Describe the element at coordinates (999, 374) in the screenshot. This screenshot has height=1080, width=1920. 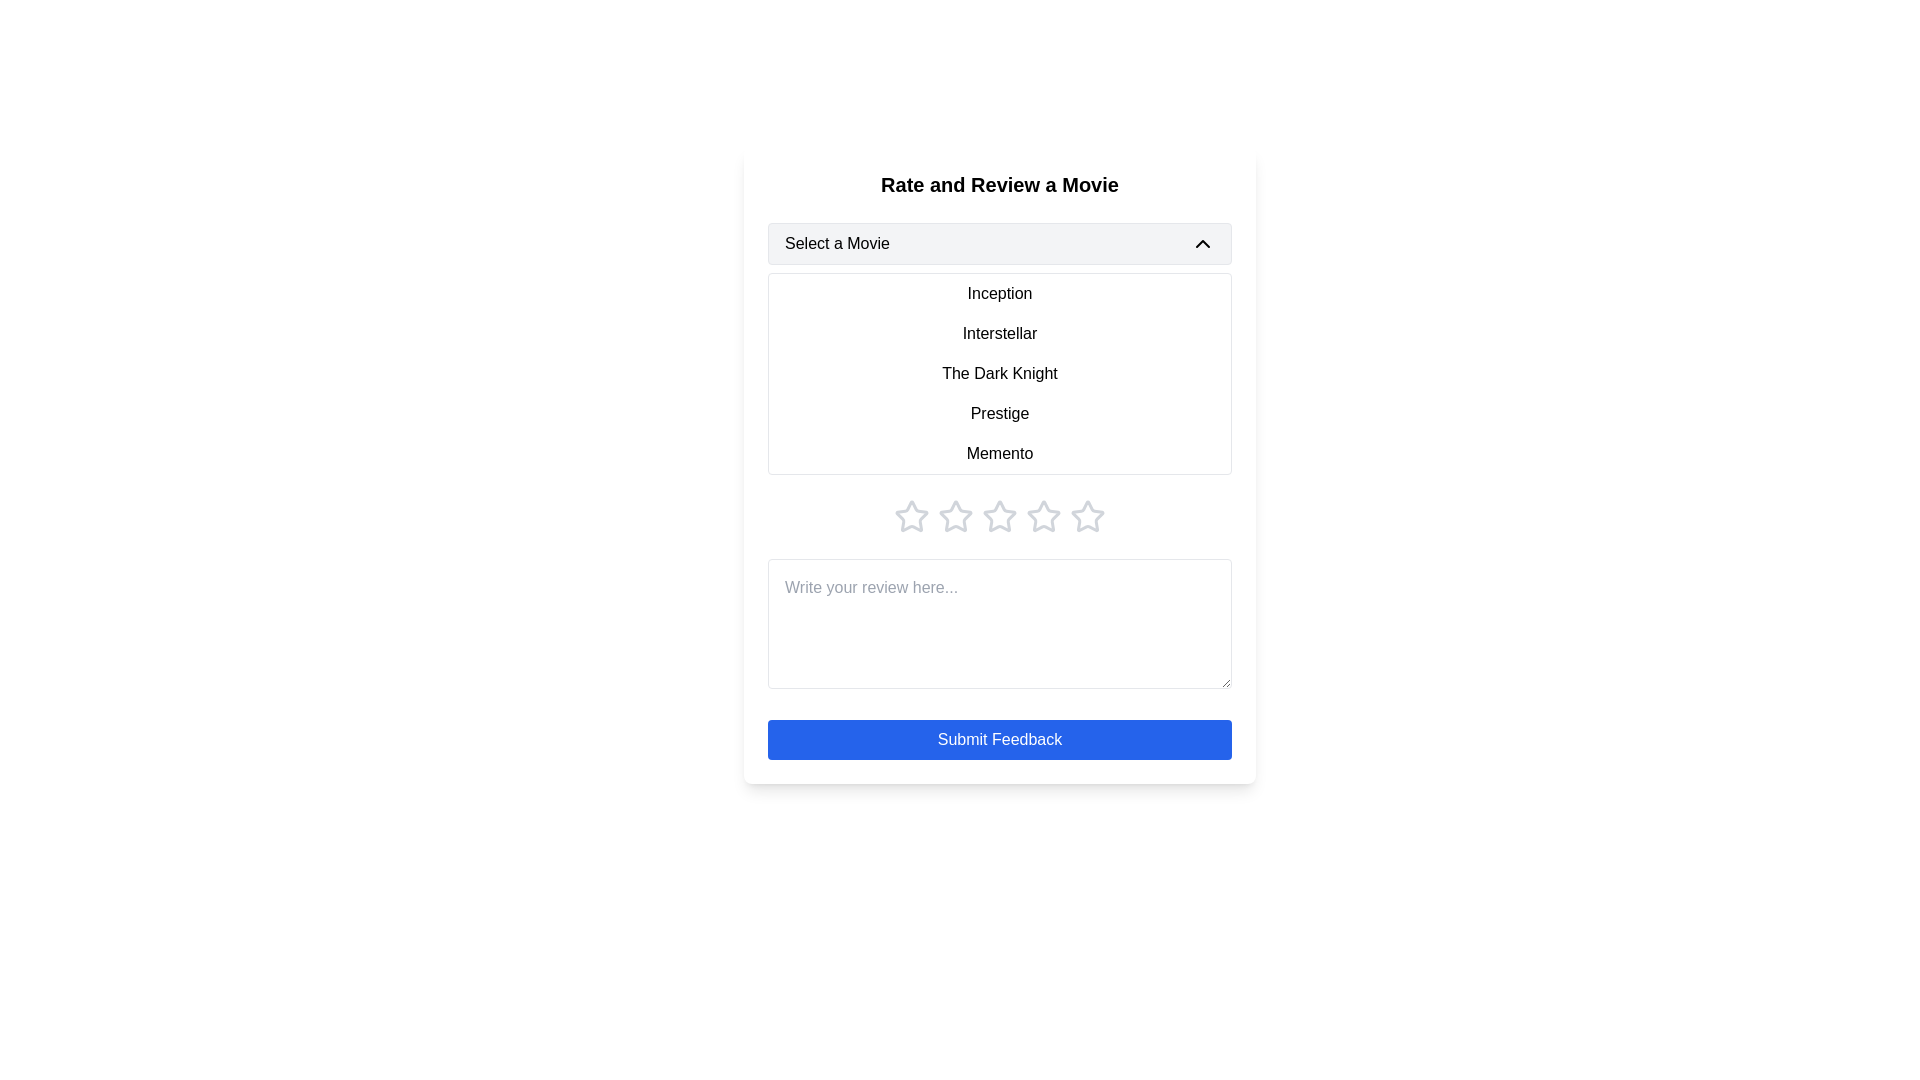
I see `a row in the dropdown menu` at that location.